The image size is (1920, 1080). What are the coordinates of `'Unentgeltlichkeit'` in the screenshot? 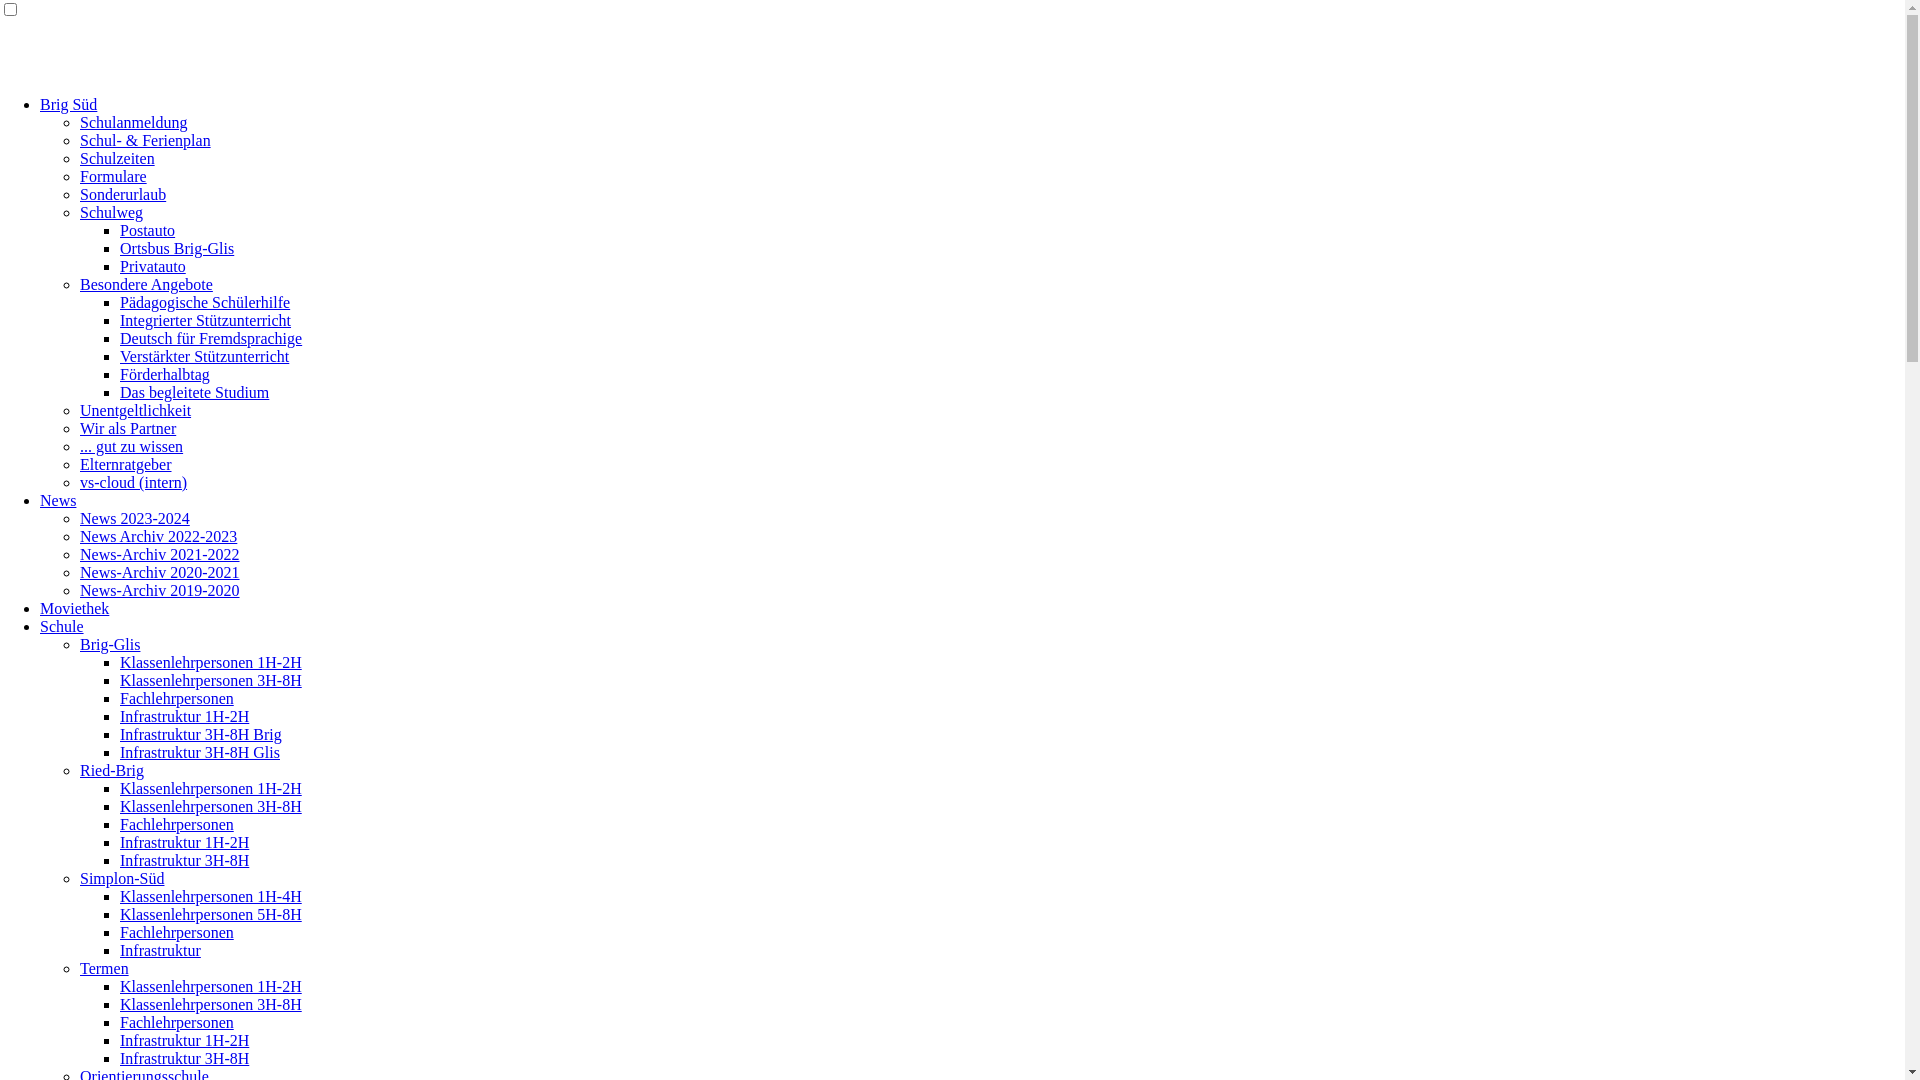 It's located at (80, 409).